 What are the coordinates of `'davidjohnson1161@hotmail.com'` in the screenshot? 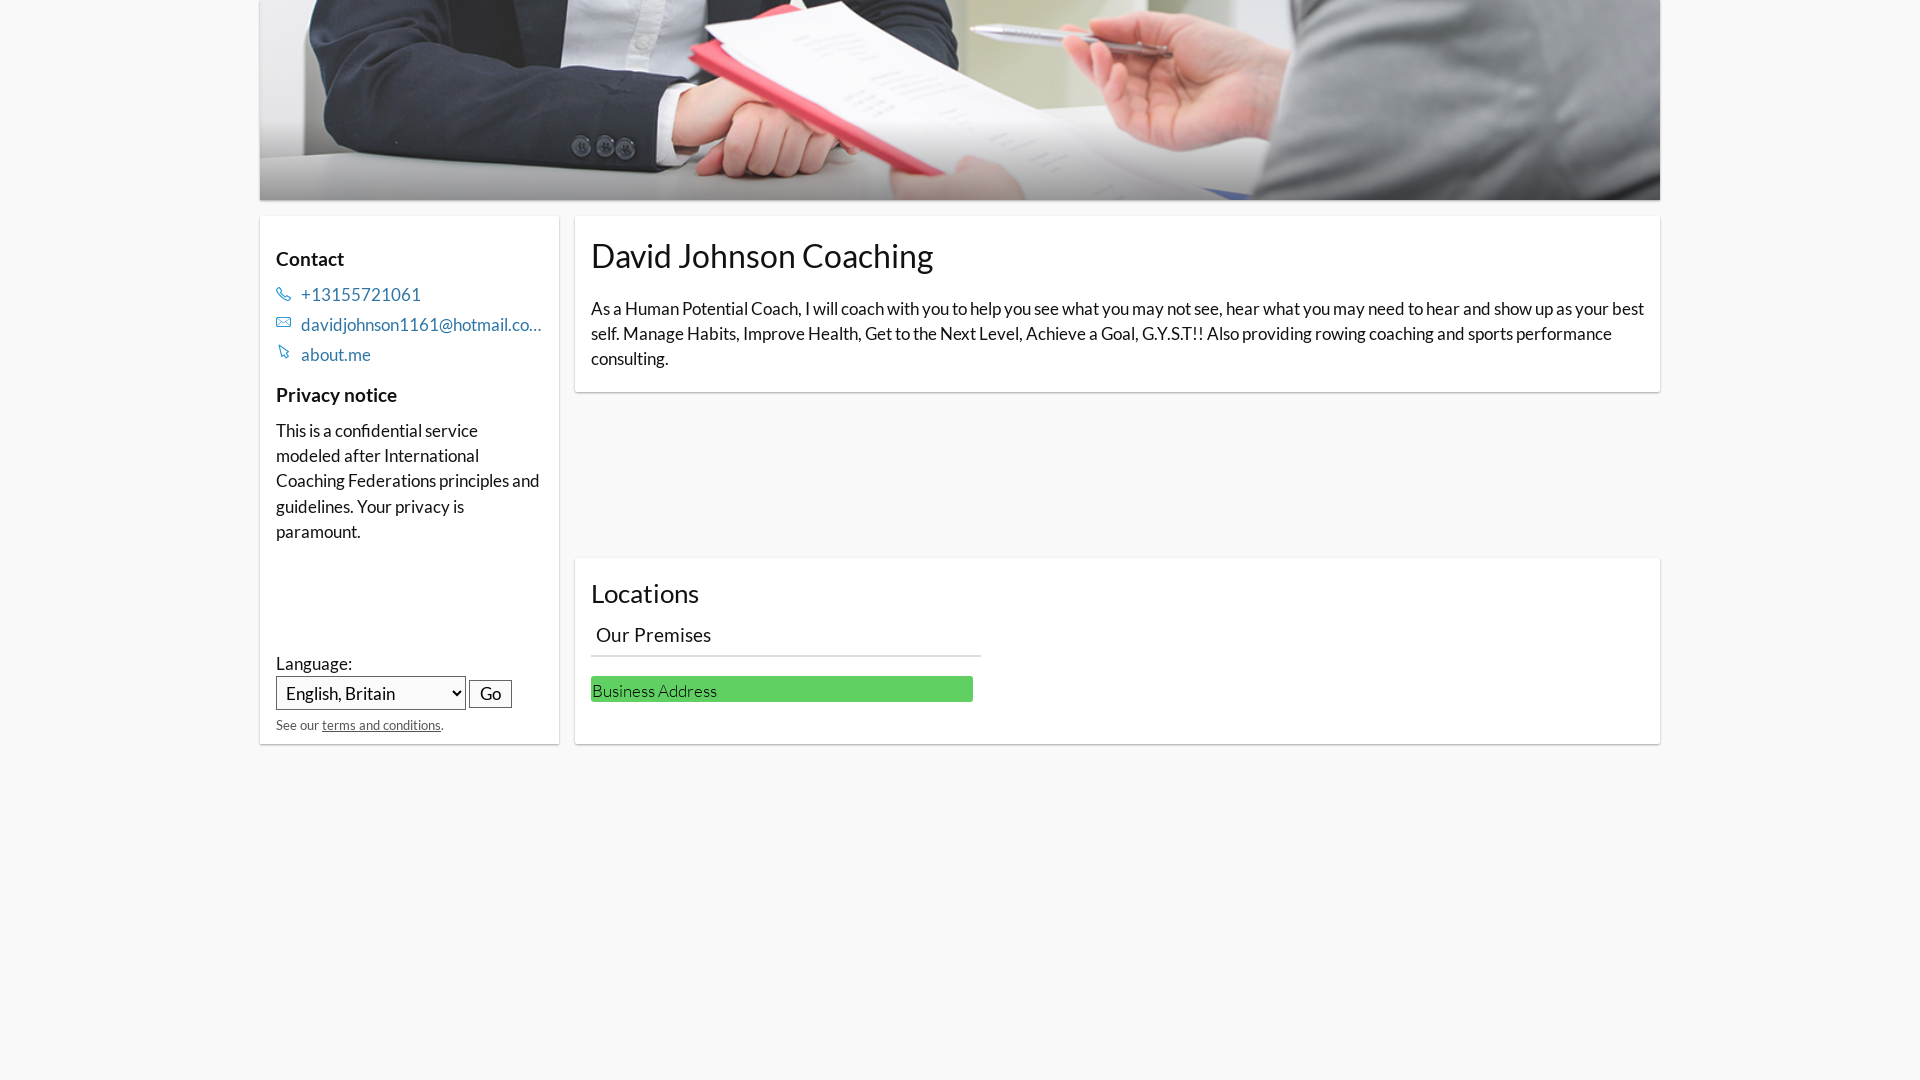 It's located at (421, 323).